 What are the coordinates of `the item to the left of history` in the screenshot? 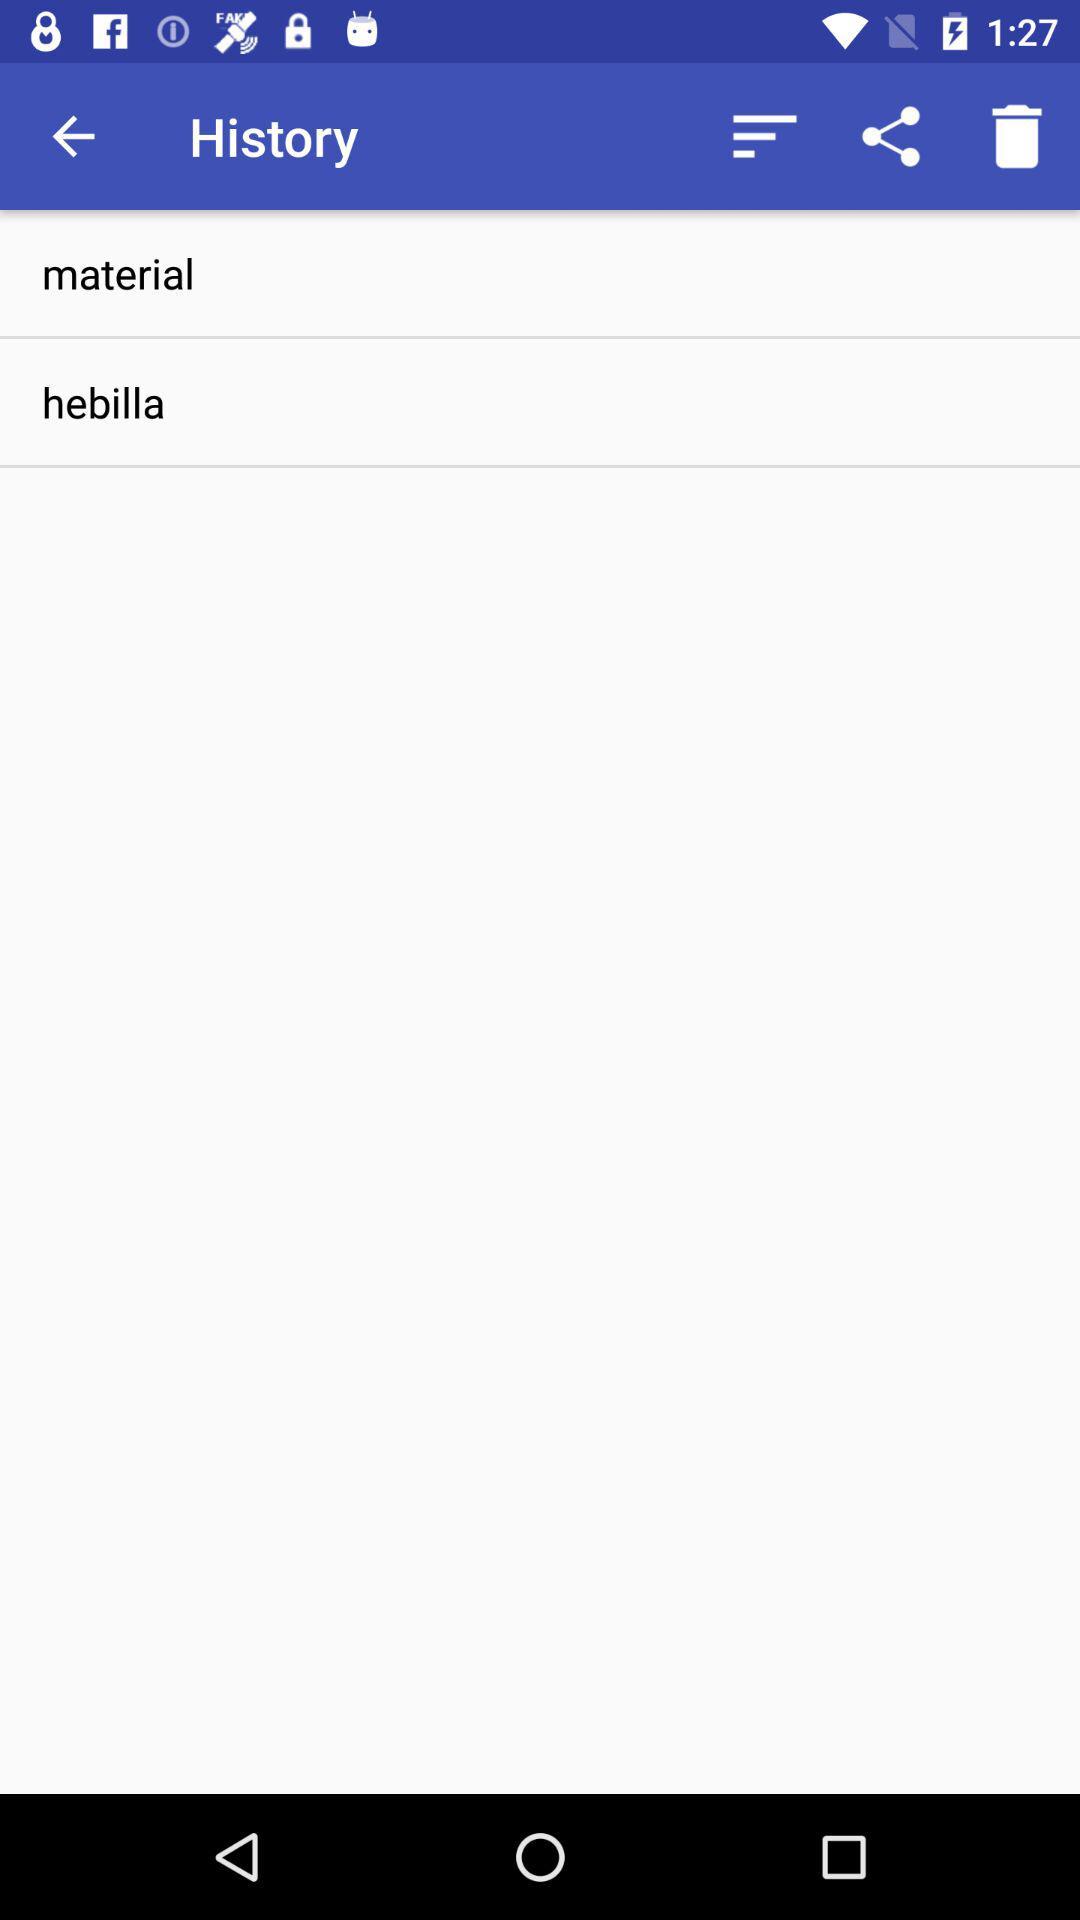 It's located at (72, 135).